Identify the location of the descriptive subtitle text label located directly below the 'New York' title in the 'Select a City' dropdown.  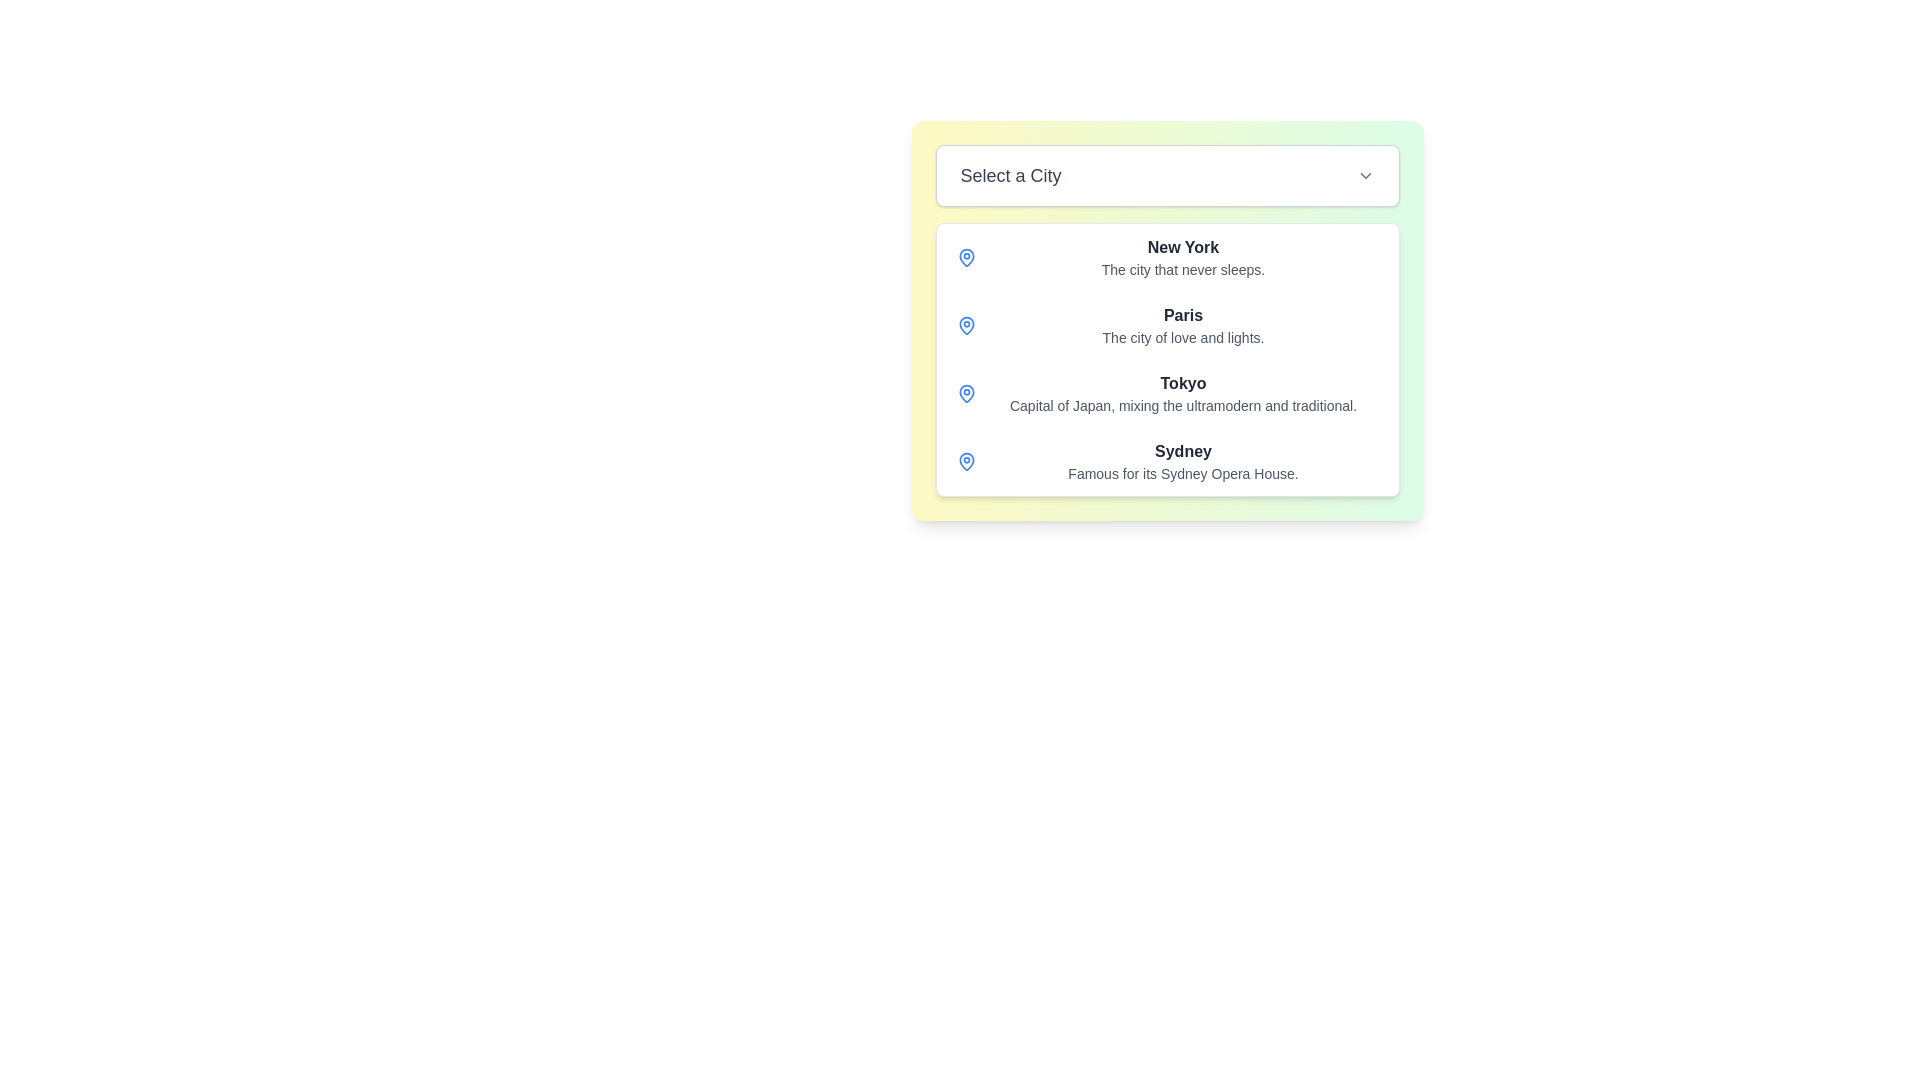
(1183, 270).